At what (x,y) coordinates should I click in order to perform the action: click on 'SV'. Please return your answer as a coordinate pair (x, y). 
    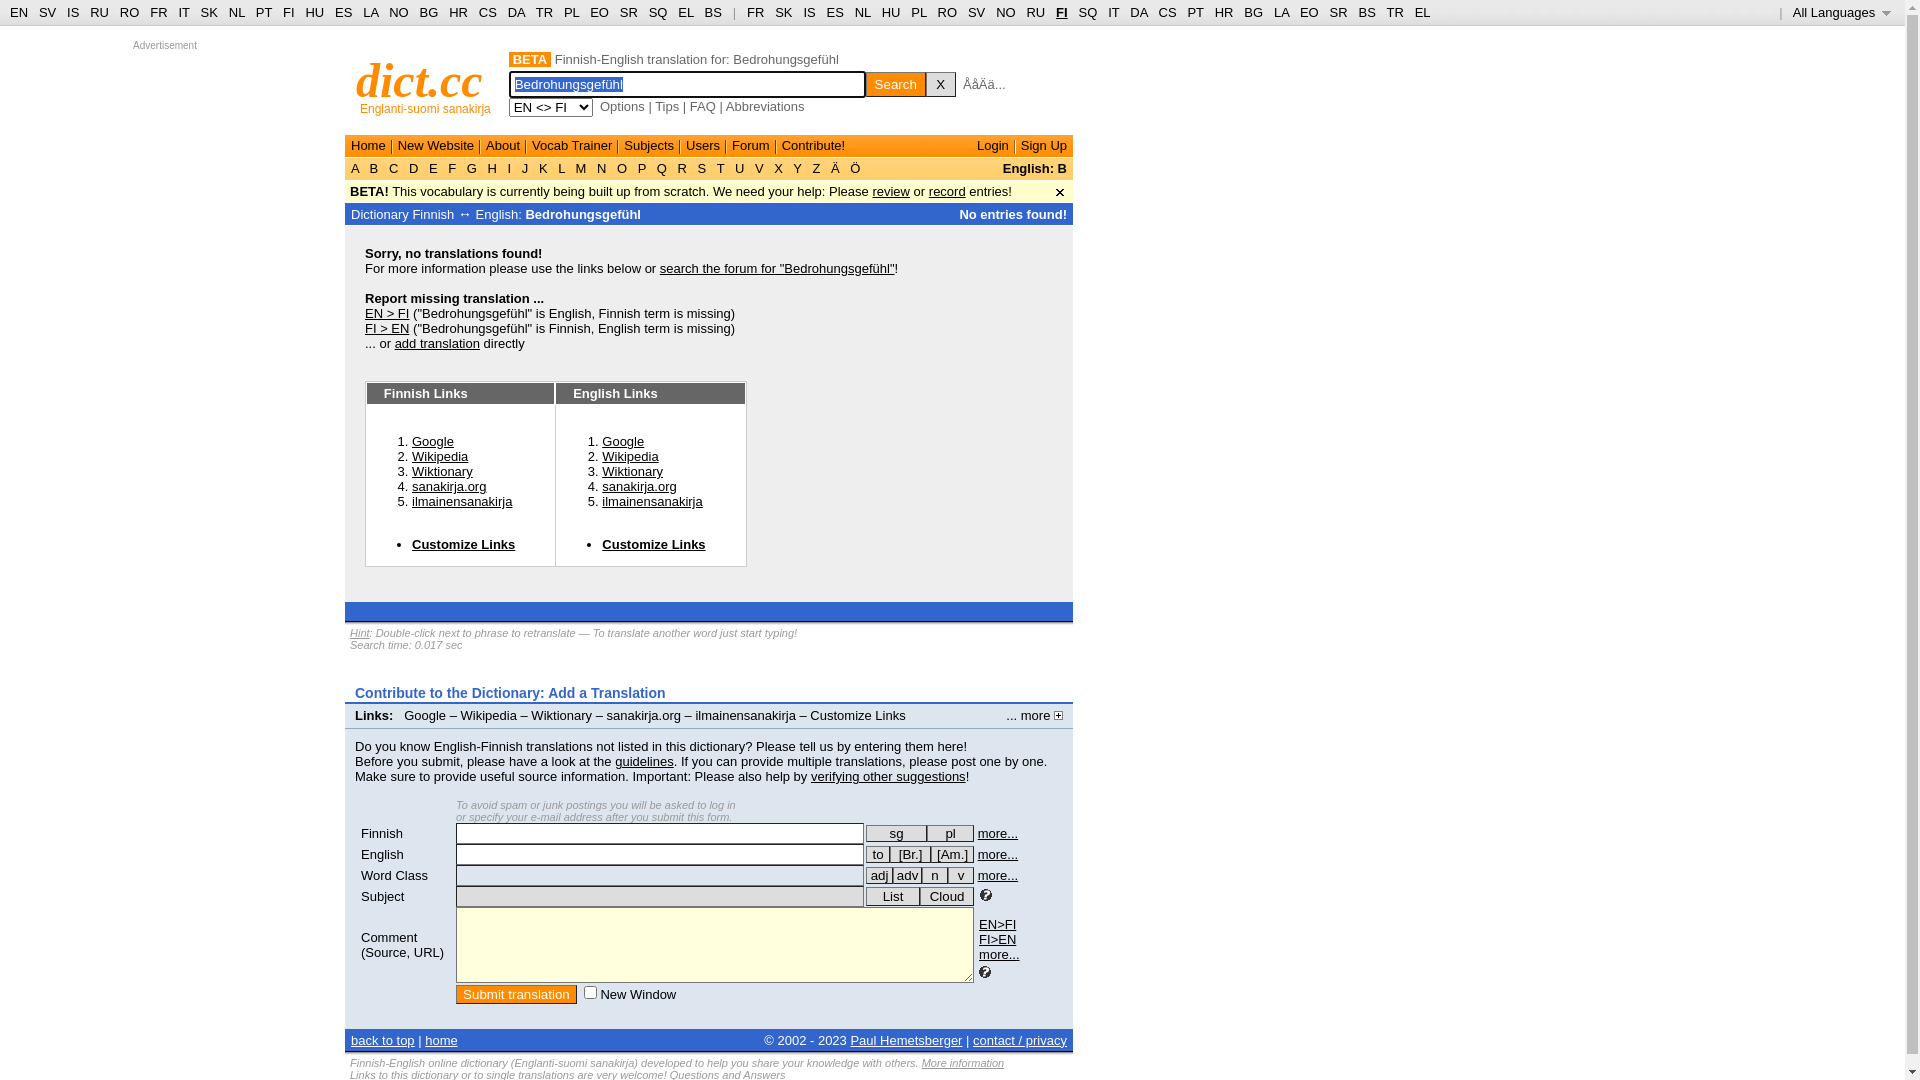
    Looking at the image, I should click on (976, 12).